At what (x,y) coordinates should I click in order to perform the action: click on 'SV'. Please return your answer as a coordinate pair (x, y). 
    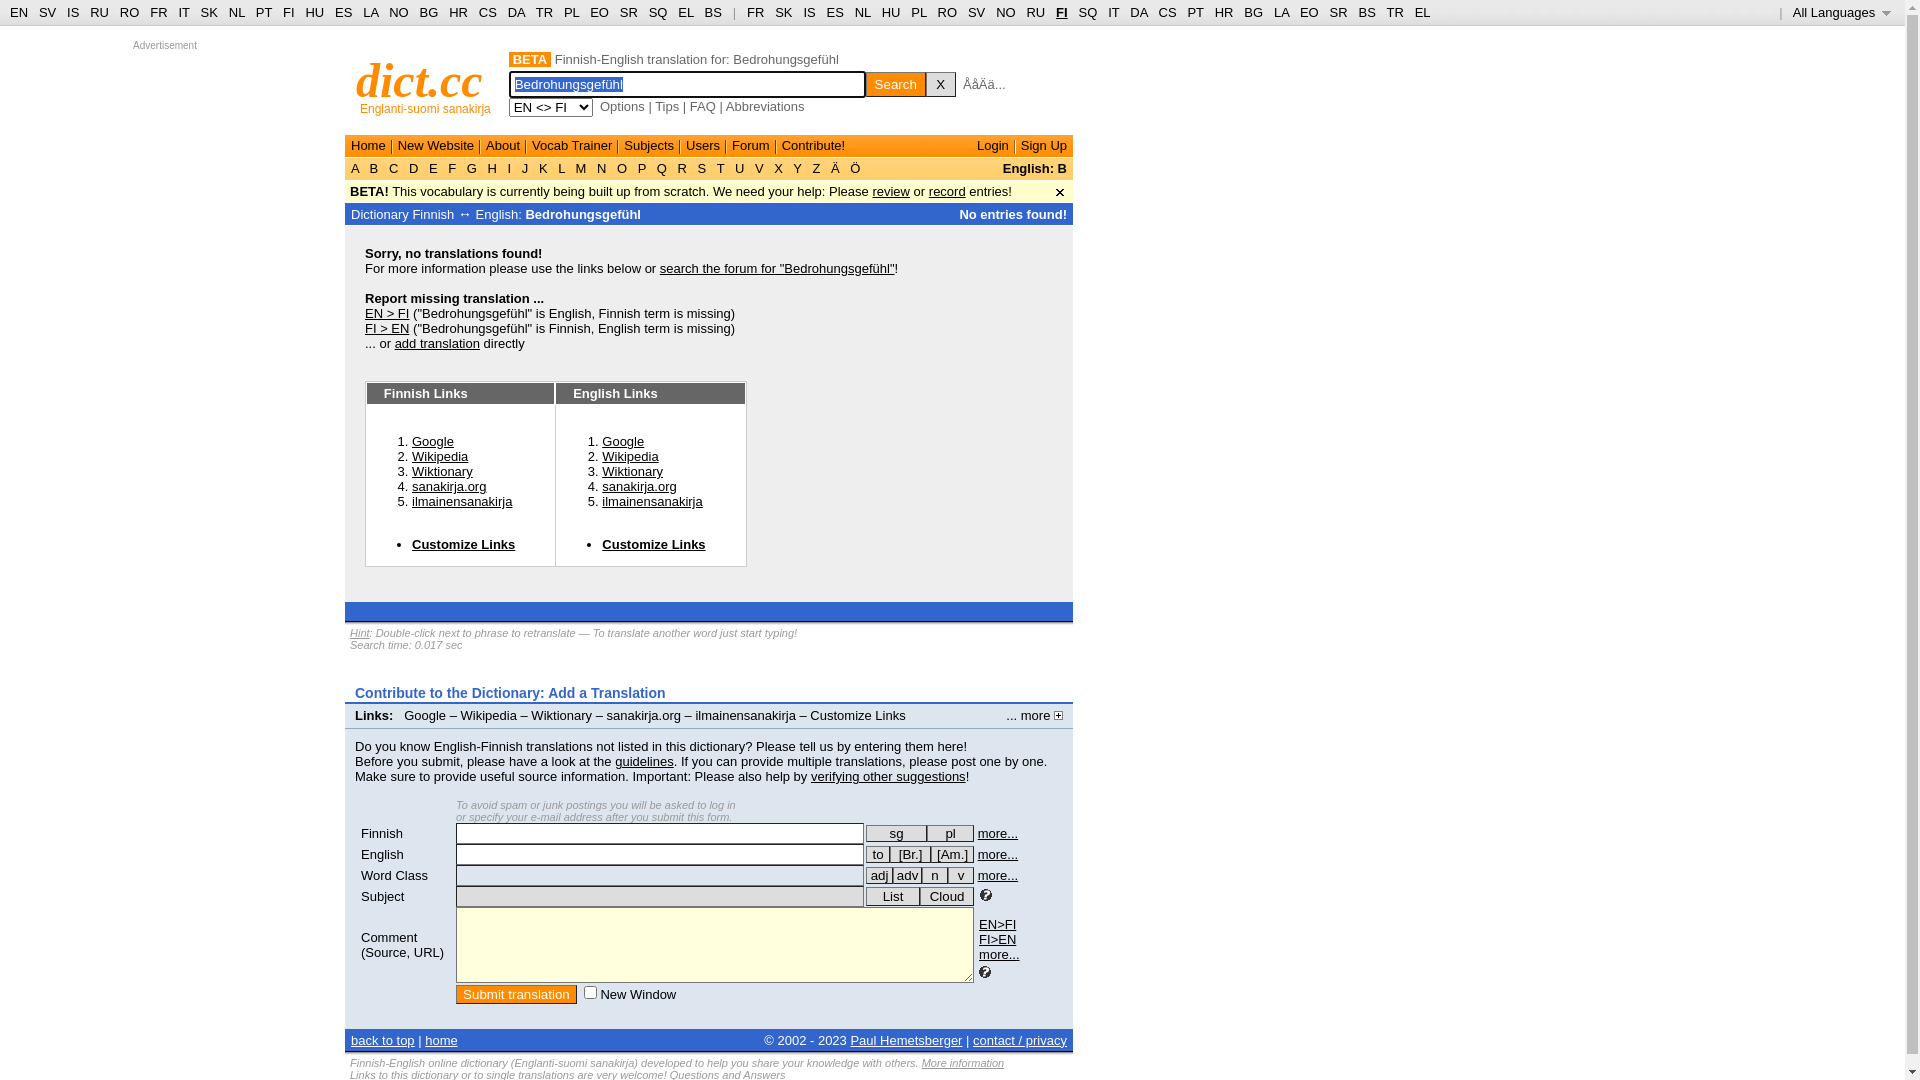
    Looking at the image, I should click on (976, 12).